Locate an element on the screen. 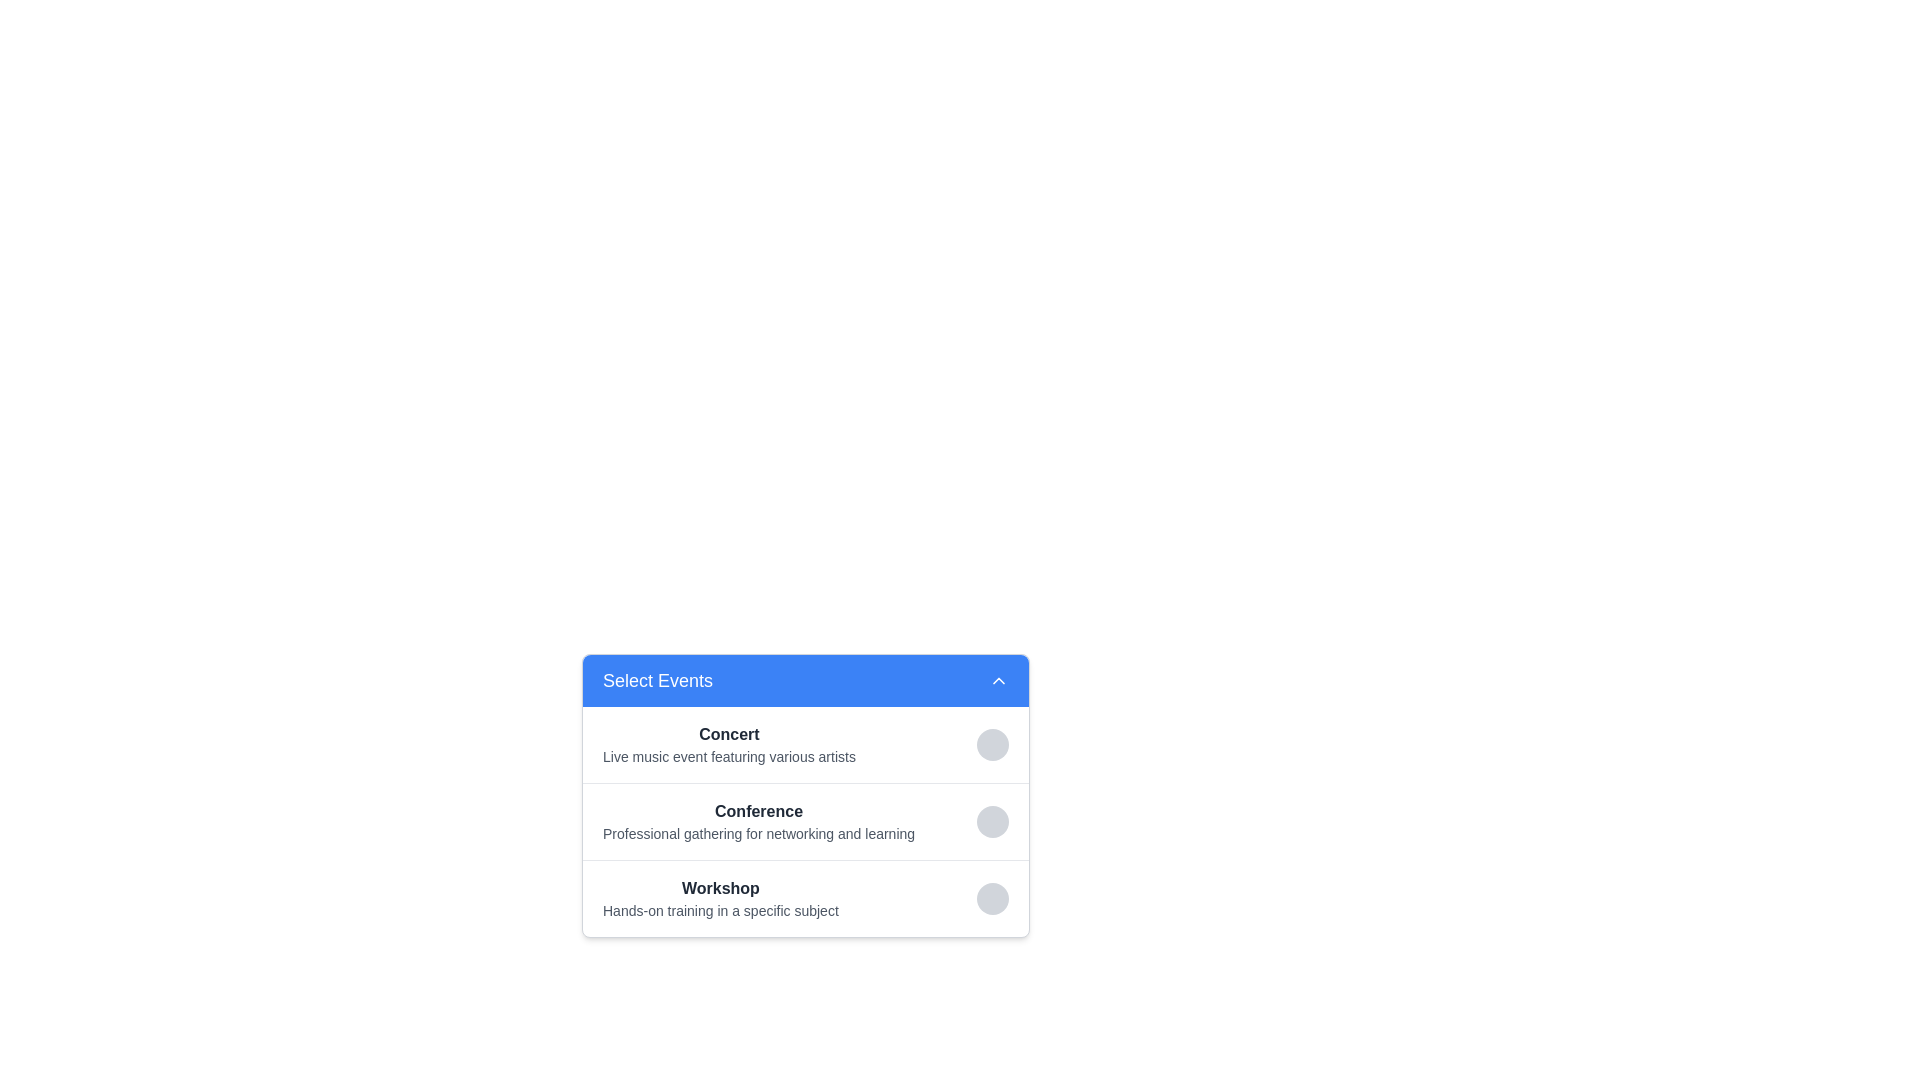 The image size is (1920, 1080). the dropdown toggle button located at the rightmost end of the header section labeled 'Select Events' is located at coordinates (998, 680).